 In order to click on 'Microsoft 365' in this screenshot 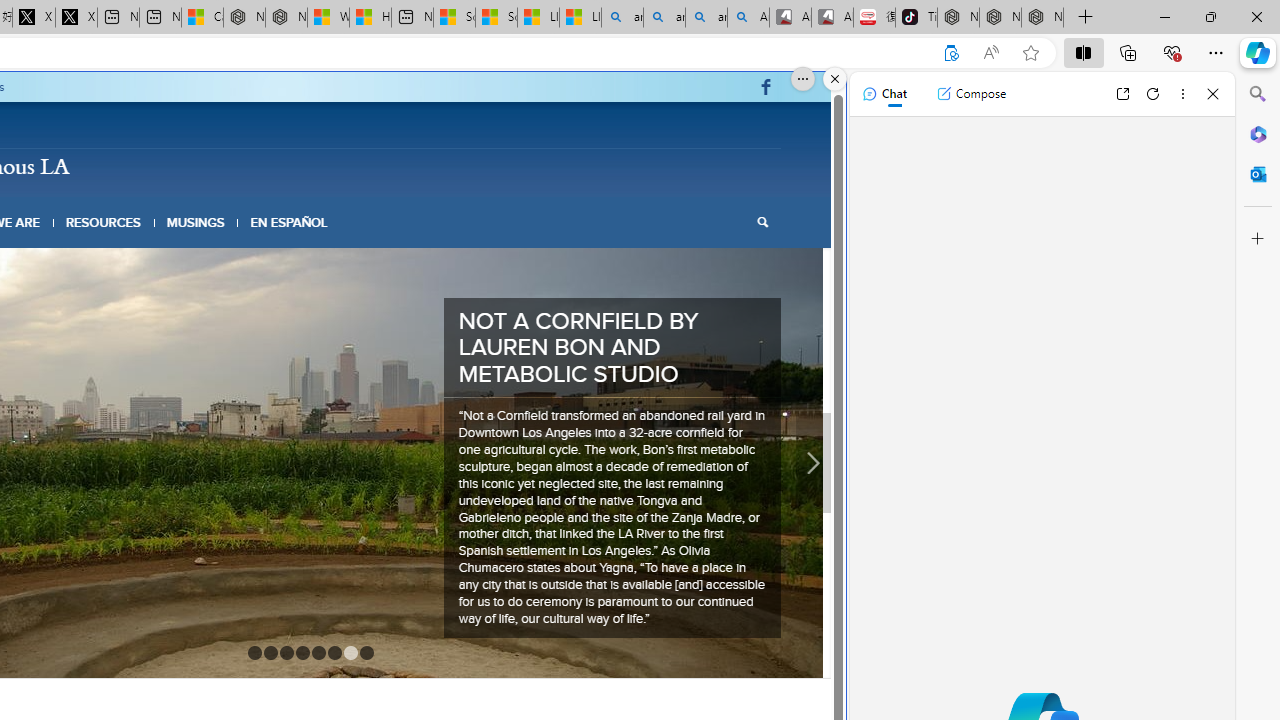, I will do `click(1257, 133)`.